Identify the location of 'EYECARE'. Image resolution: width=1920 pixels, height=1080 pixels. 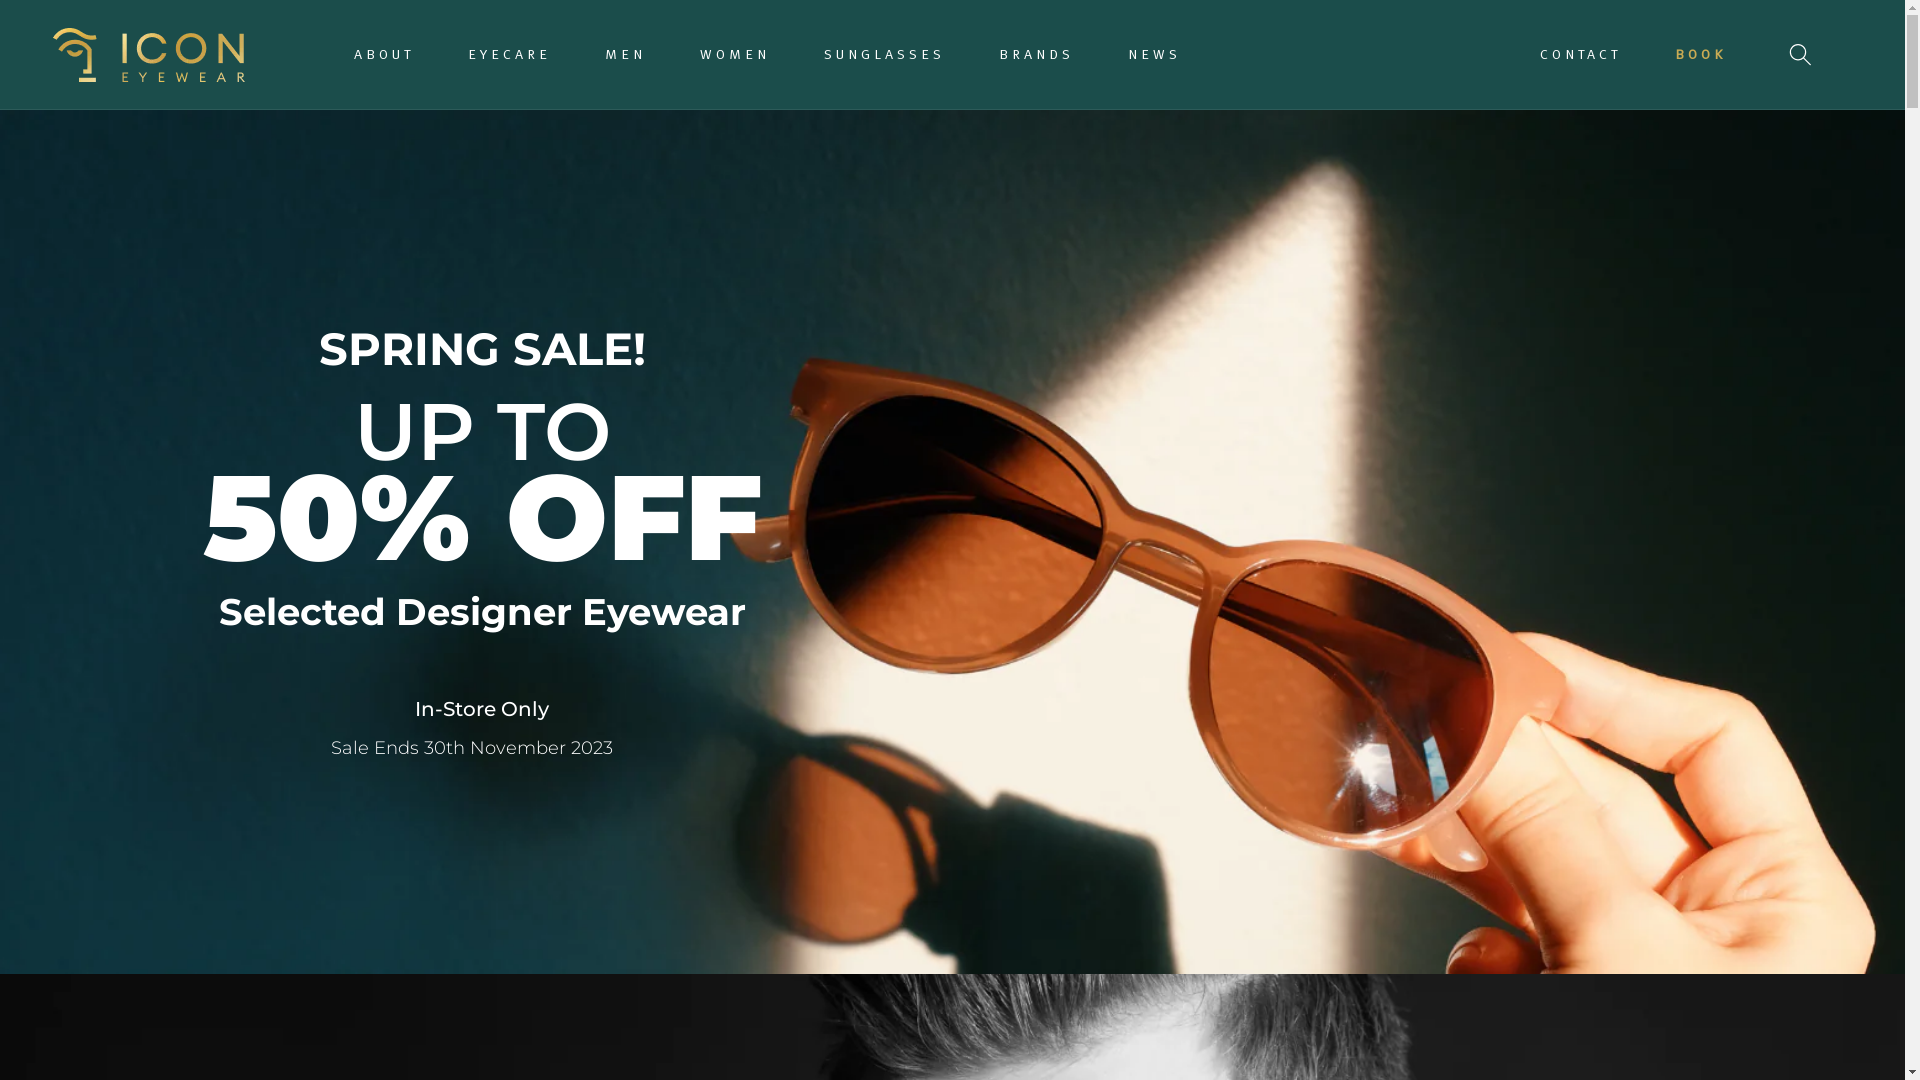
(509, 53).